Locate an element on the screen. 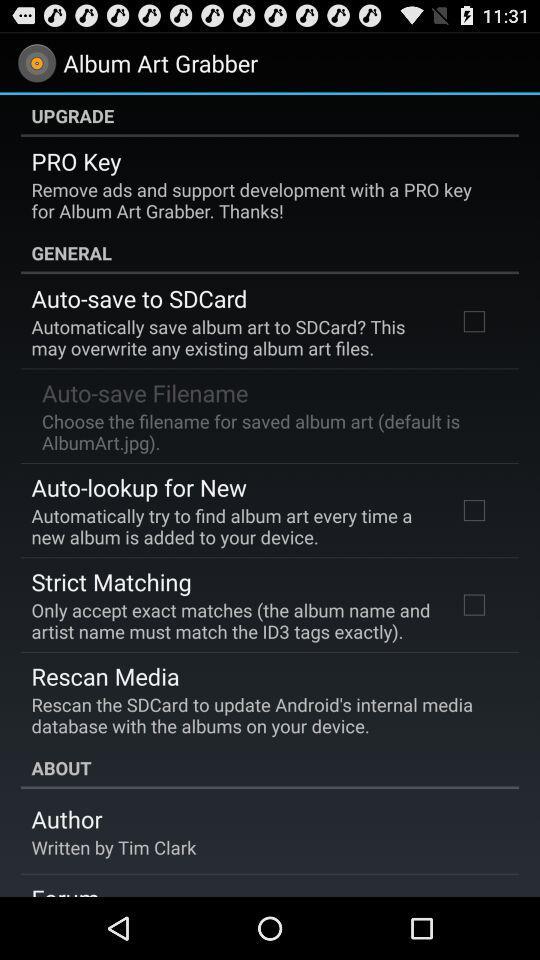 This screenshot has height=960, width=540. the app below the remove ads and app is located at coordinates (270, 251).